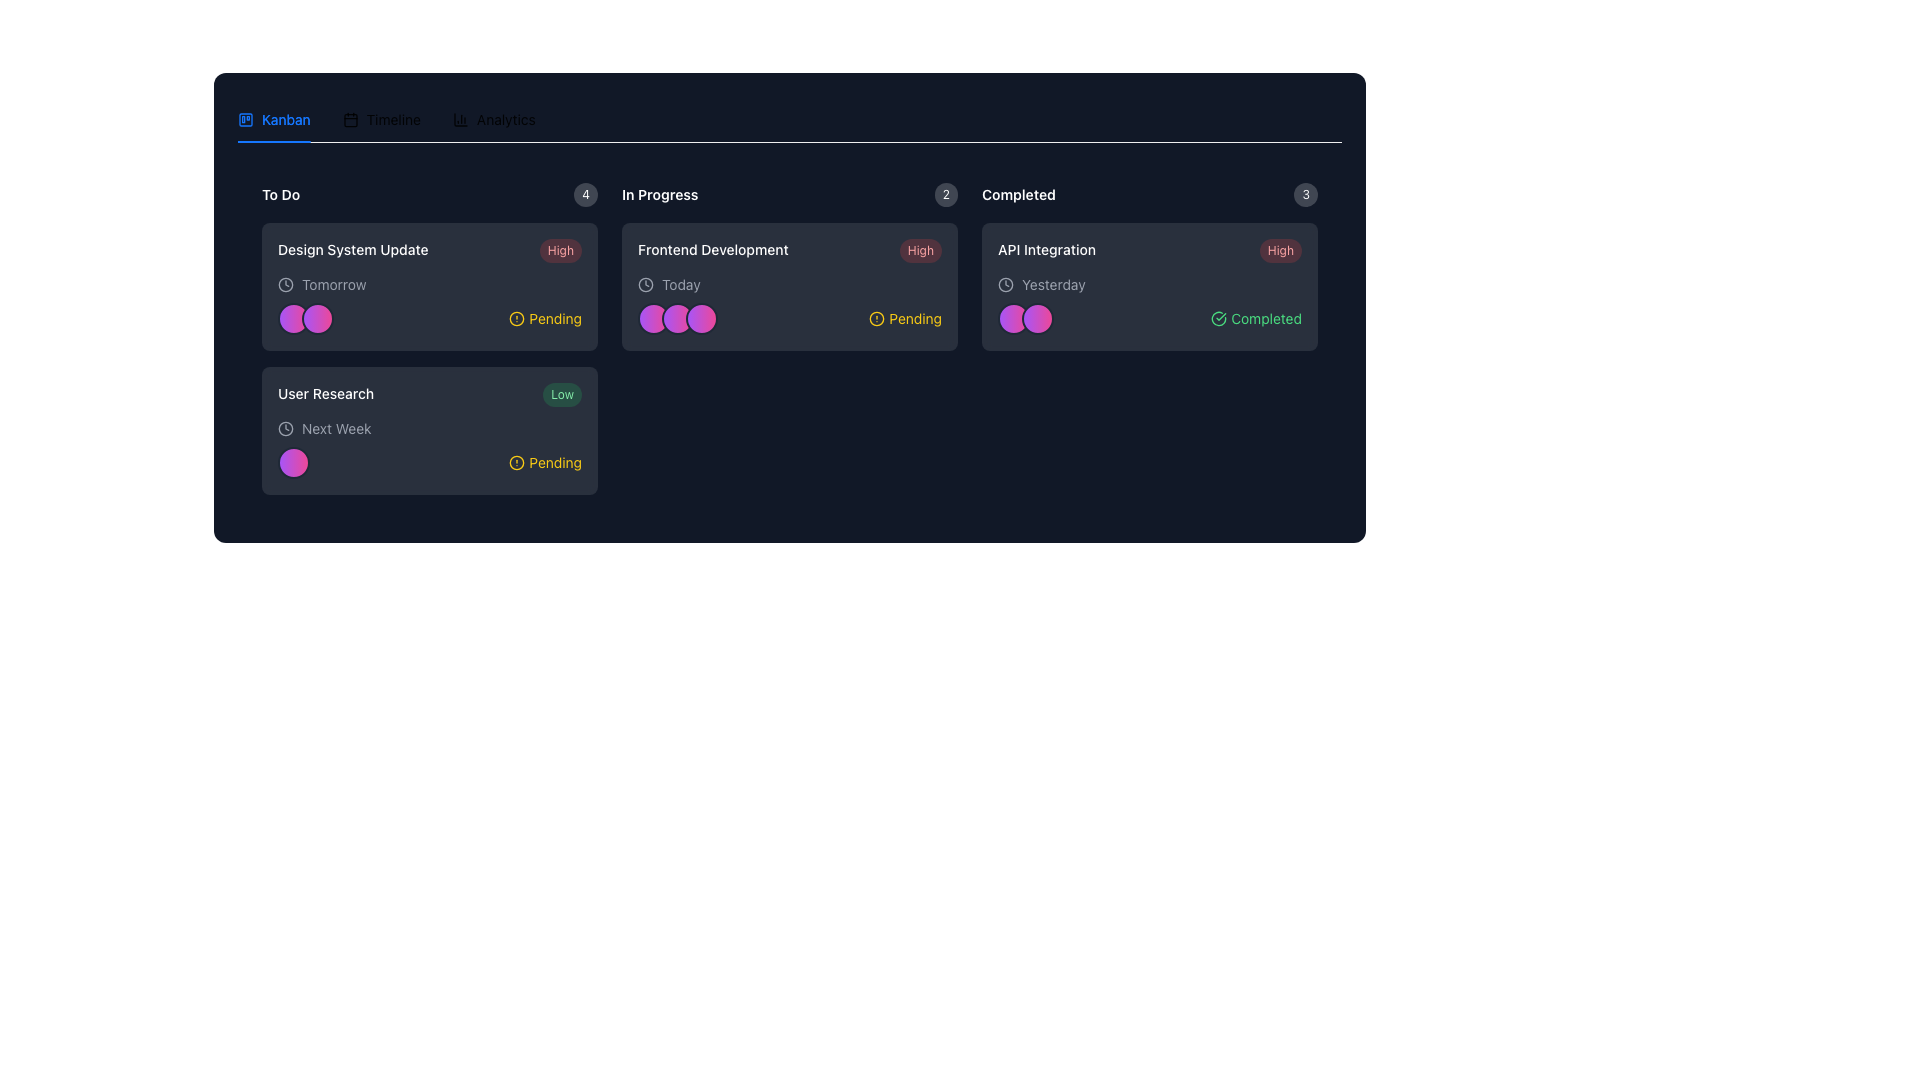 This screenshot has width=1920, height=1080. What do you see at coordinates (1045, 249) in the screenshot?
I see `the label that describes the title or name of a task or project in the 'Completed' column, located at the upper left corner of the card and horizontally aligned with the 'High' priority badge` at bounding box center [1045, 249].